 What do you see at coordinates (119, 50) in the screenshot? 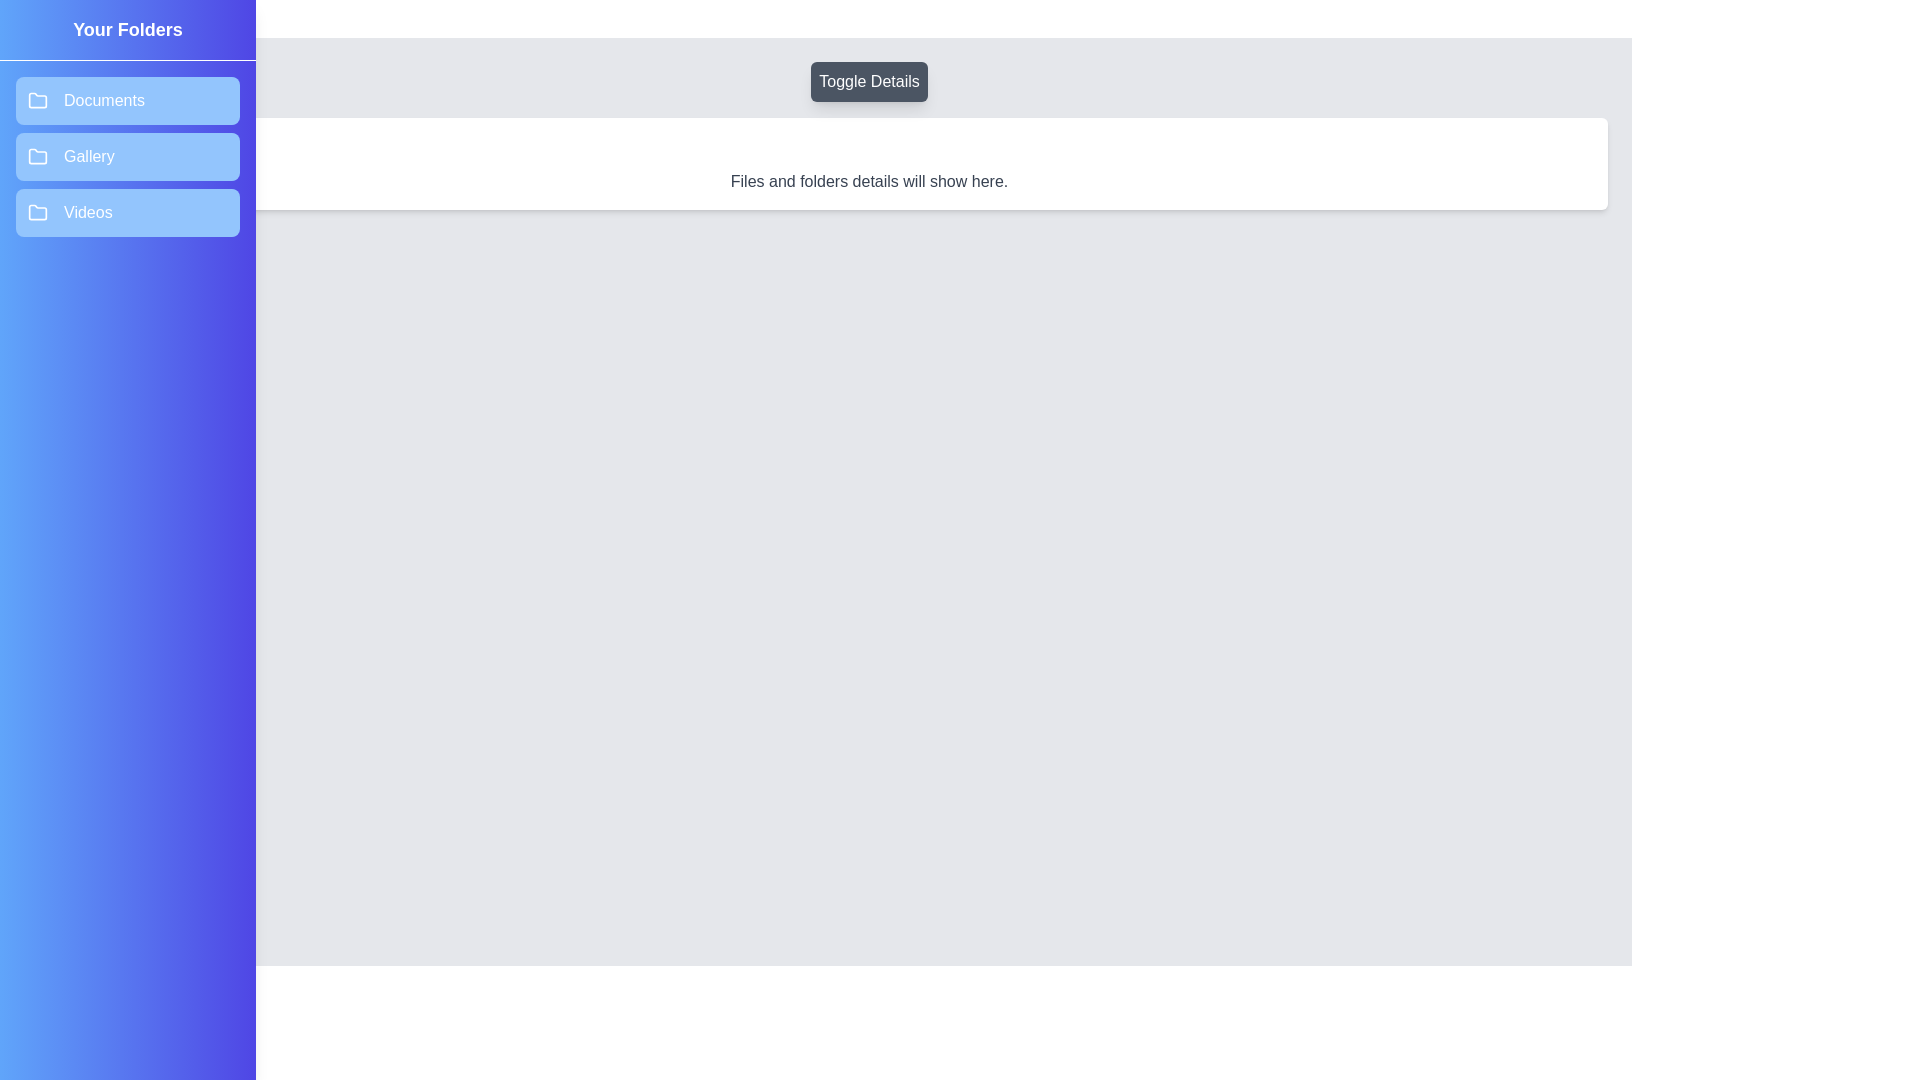
I see `the toggle button at the top-left corner to toggle the drawer panel` at bounding box center [119, 50].